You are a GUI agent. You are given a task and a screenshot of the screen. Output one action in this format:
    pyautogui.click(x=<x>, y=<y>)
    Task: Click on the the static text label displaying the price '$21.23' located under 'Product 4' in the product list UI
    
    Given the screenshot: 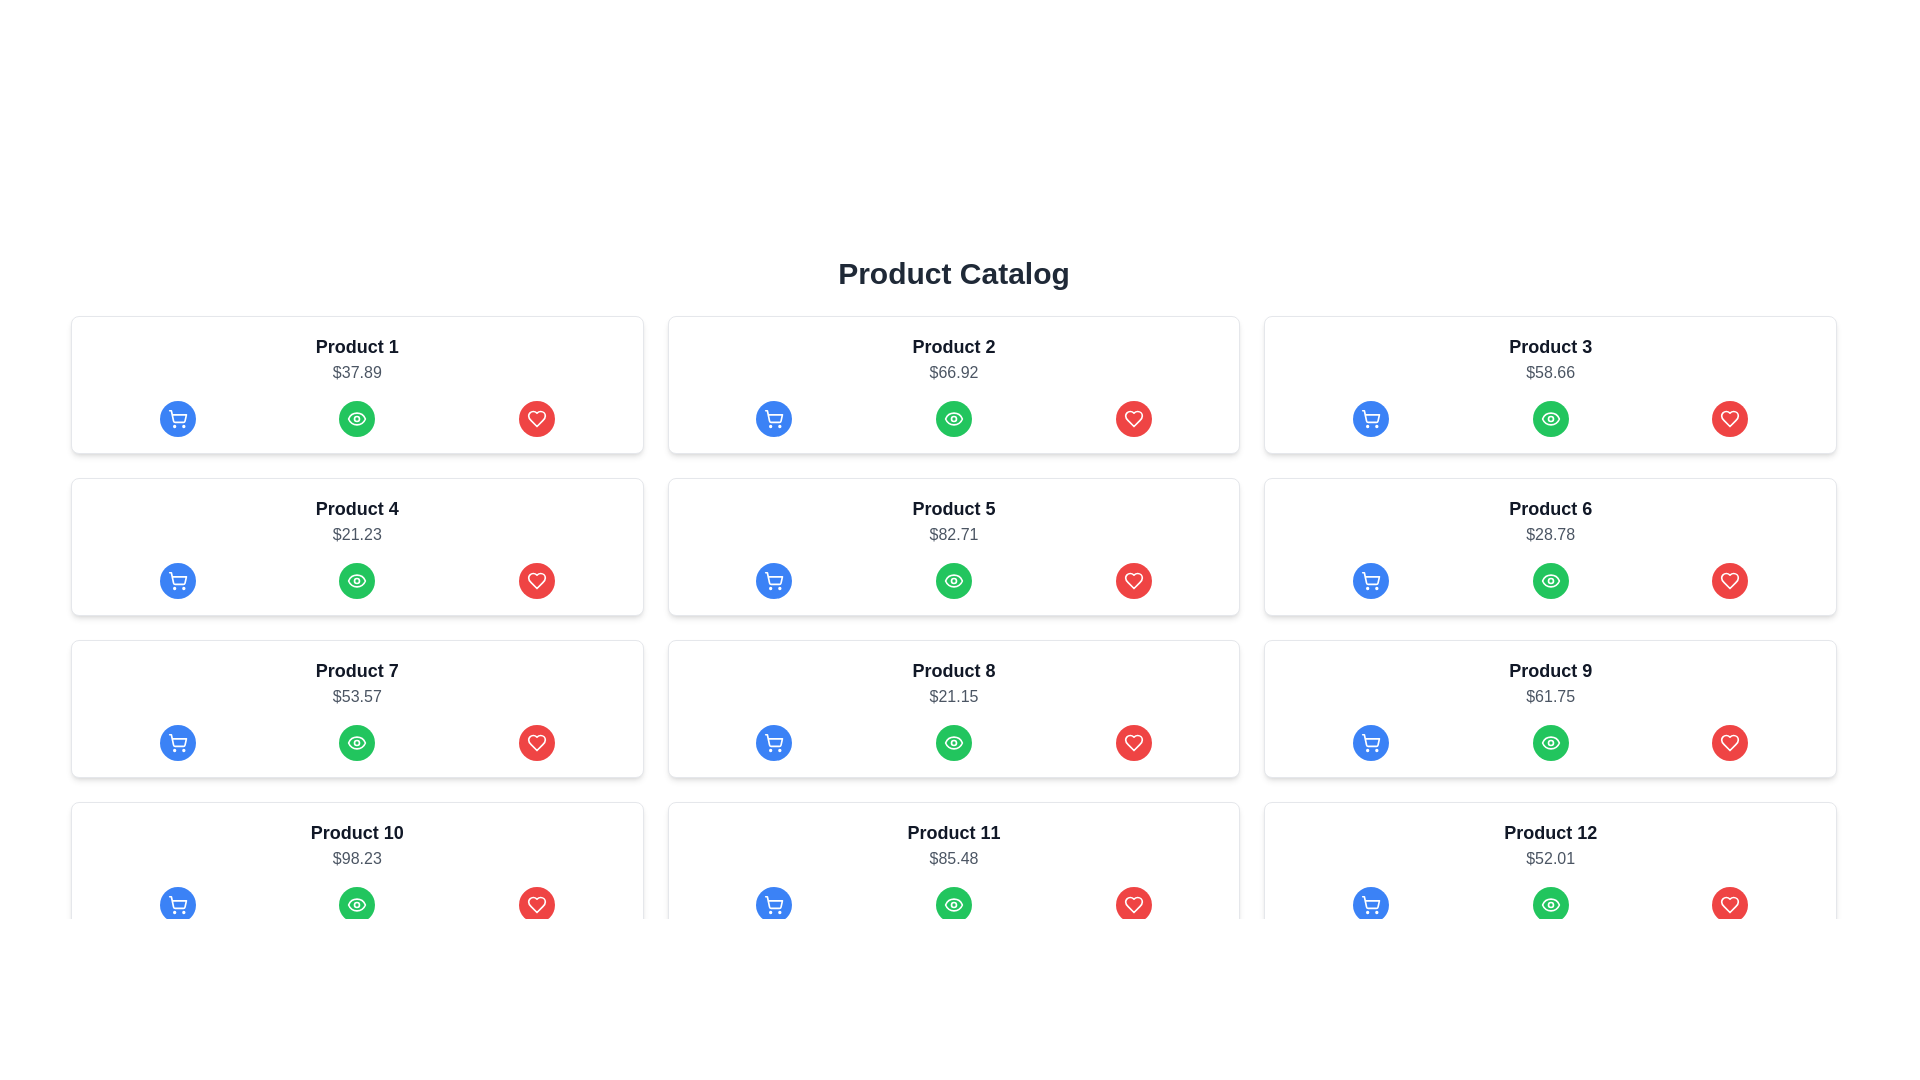 What is the action you would take?
    pyautogui.click(x=357, y=534)
    